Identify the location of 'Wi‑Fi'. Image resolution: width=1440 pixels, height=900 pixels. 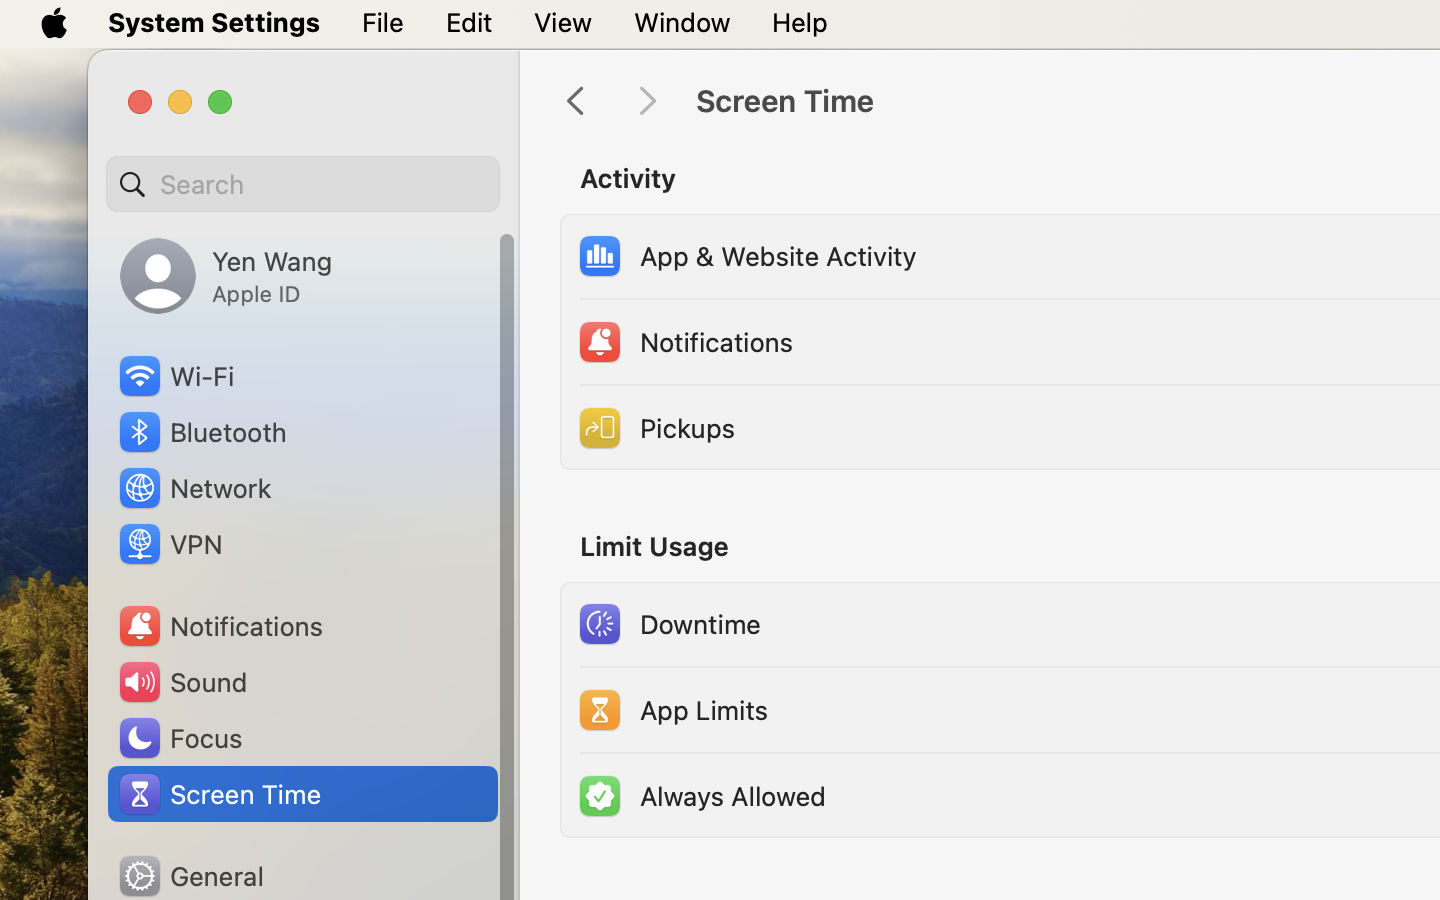
(173, 376).